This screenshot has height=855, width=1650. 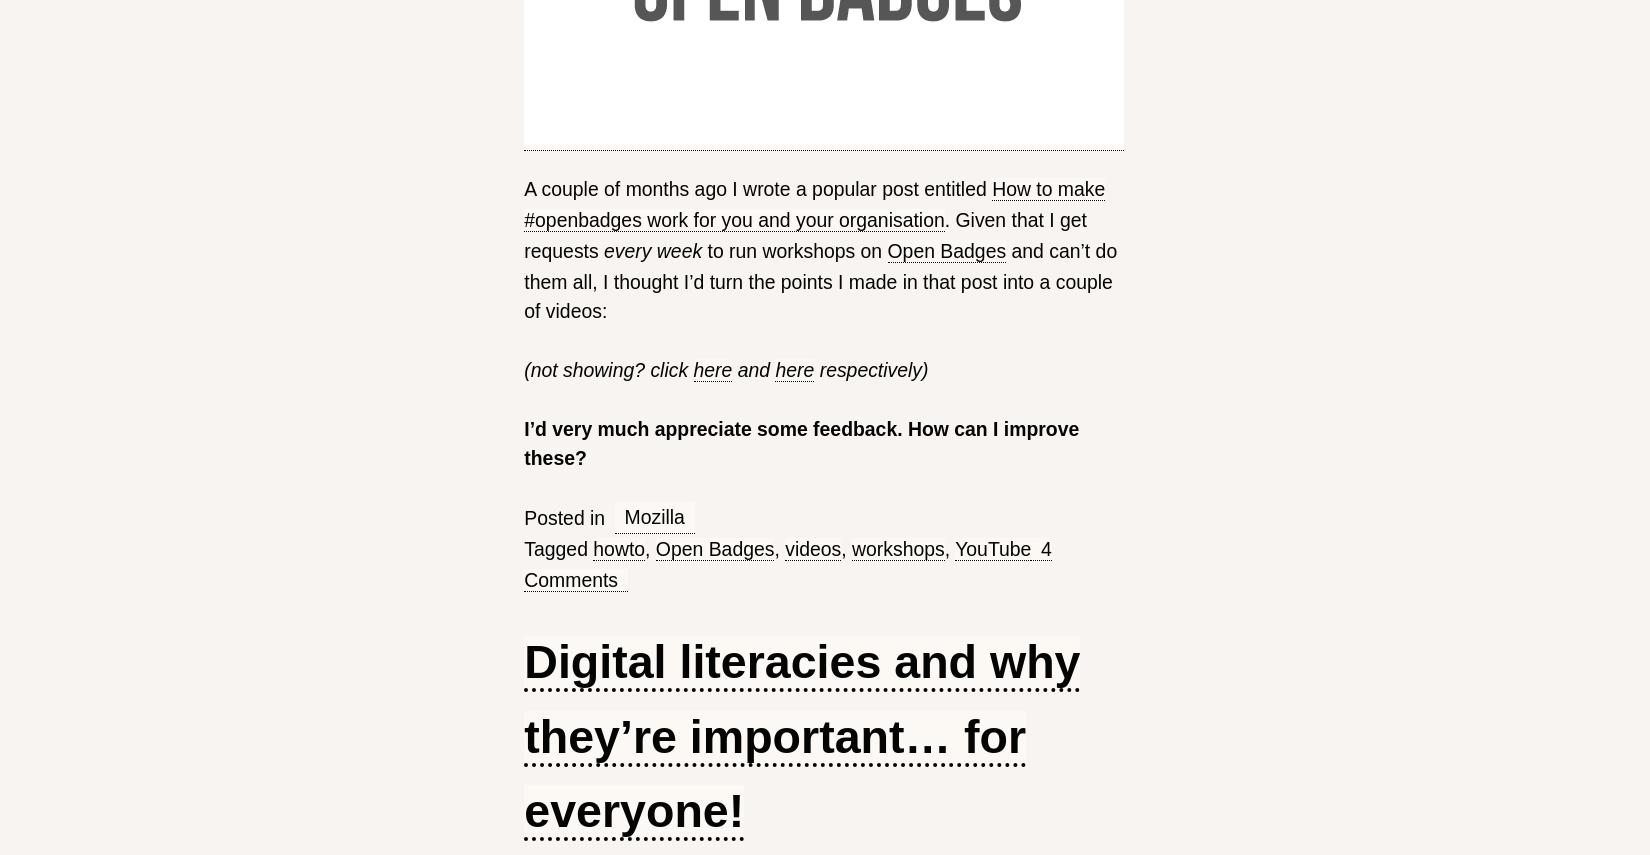 What do you see at coordinates (607, 368) in the screenshot?
I see `'(not showing? click'` at bounding box center [607, 368].